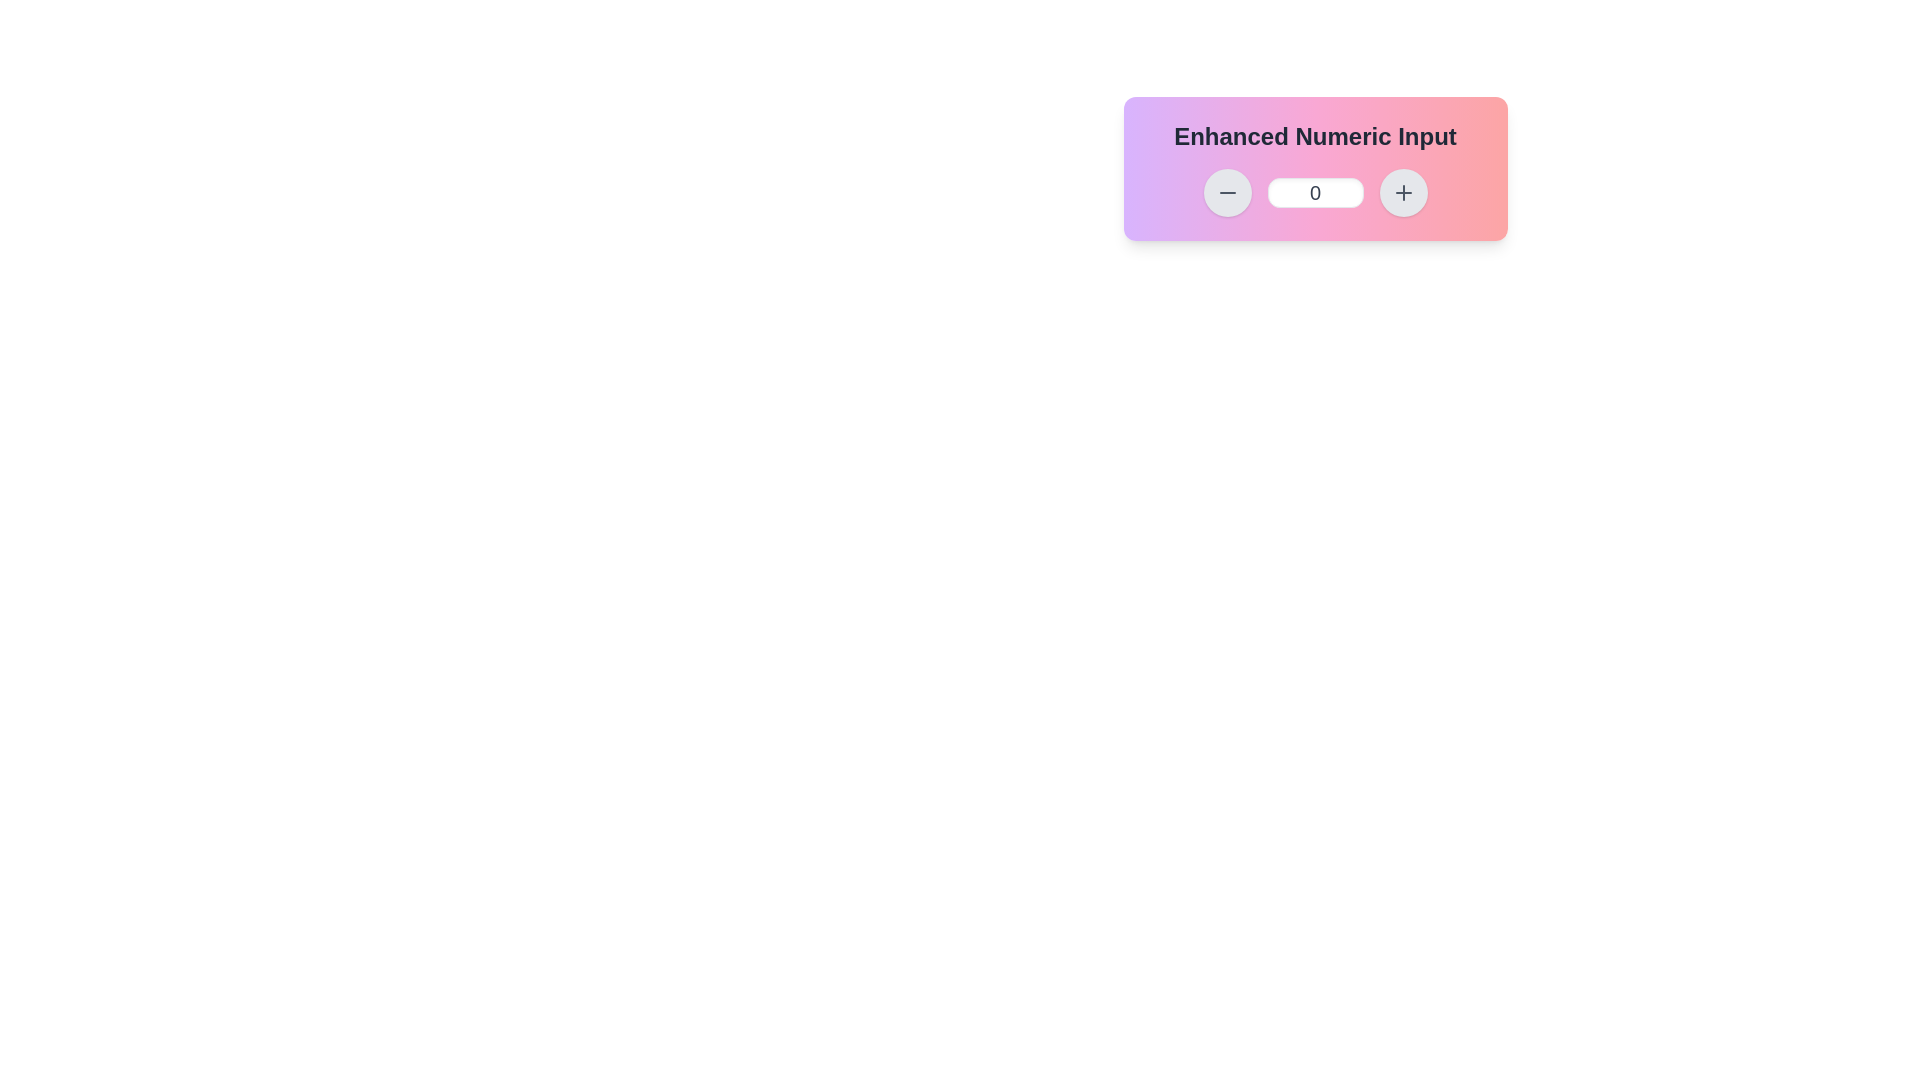  Describe the element at coordinates (1402, 192) in the screenshot. I see `the increment button located to the right of the numeric input field, which increases the value displayed when clicked` at that location.